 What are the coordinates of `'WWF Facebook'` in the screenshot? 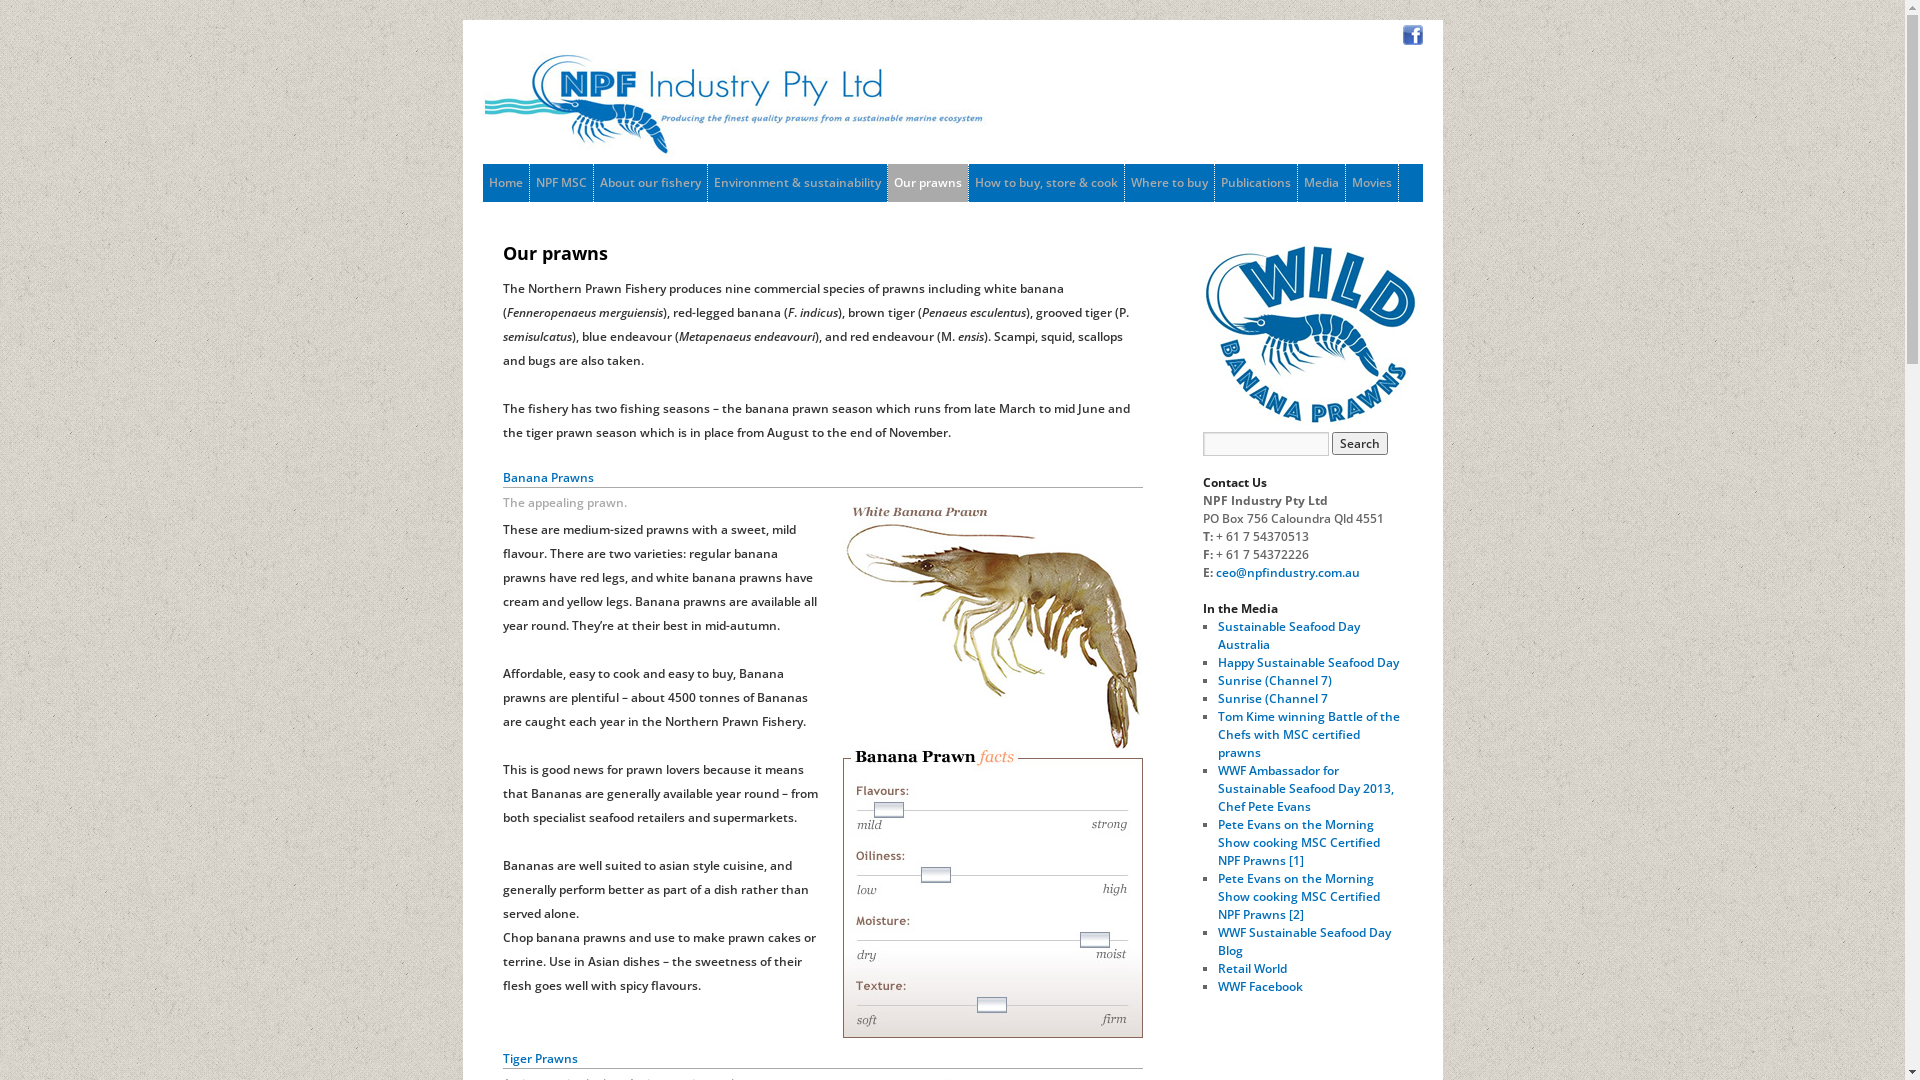 It's located at (1259, 985).